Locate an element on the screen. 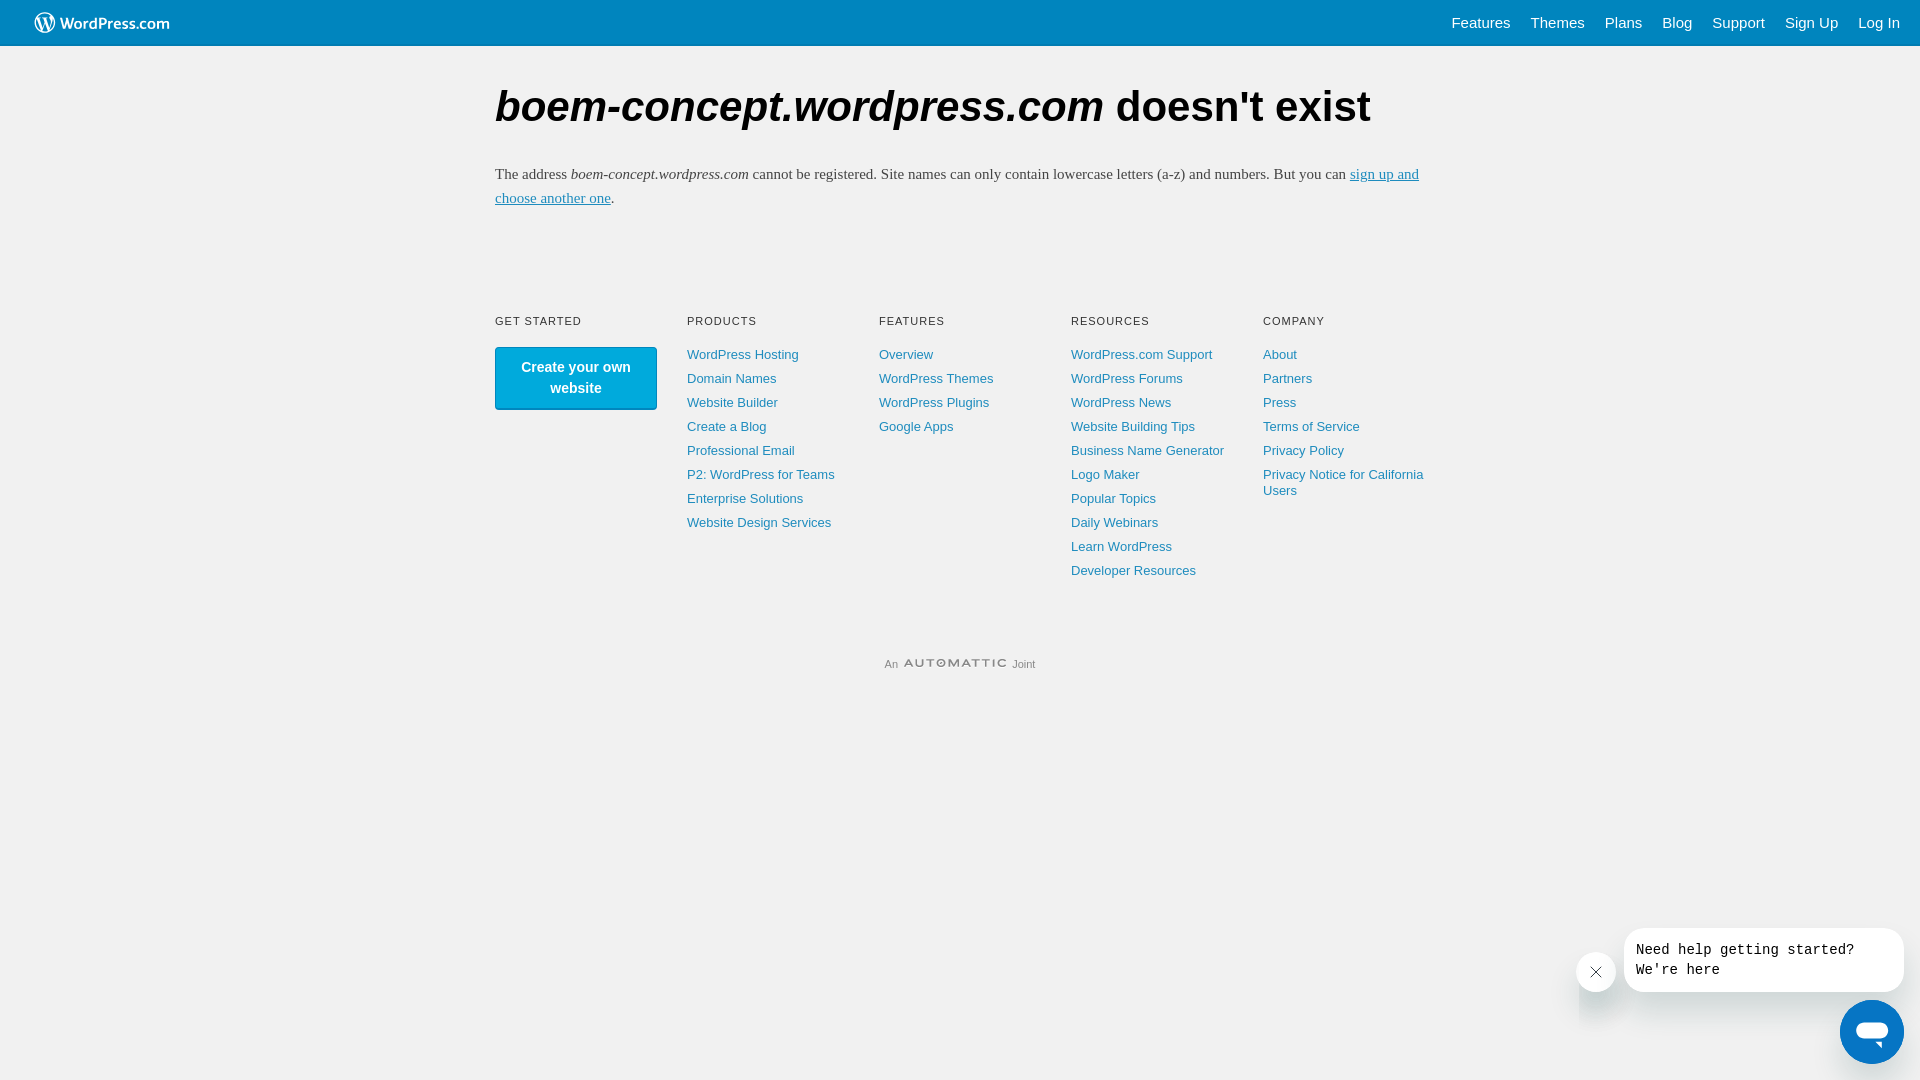 The width and height of the screenshot is (1920, 1080). 'Blog' is located at coordinates (1676, 23).